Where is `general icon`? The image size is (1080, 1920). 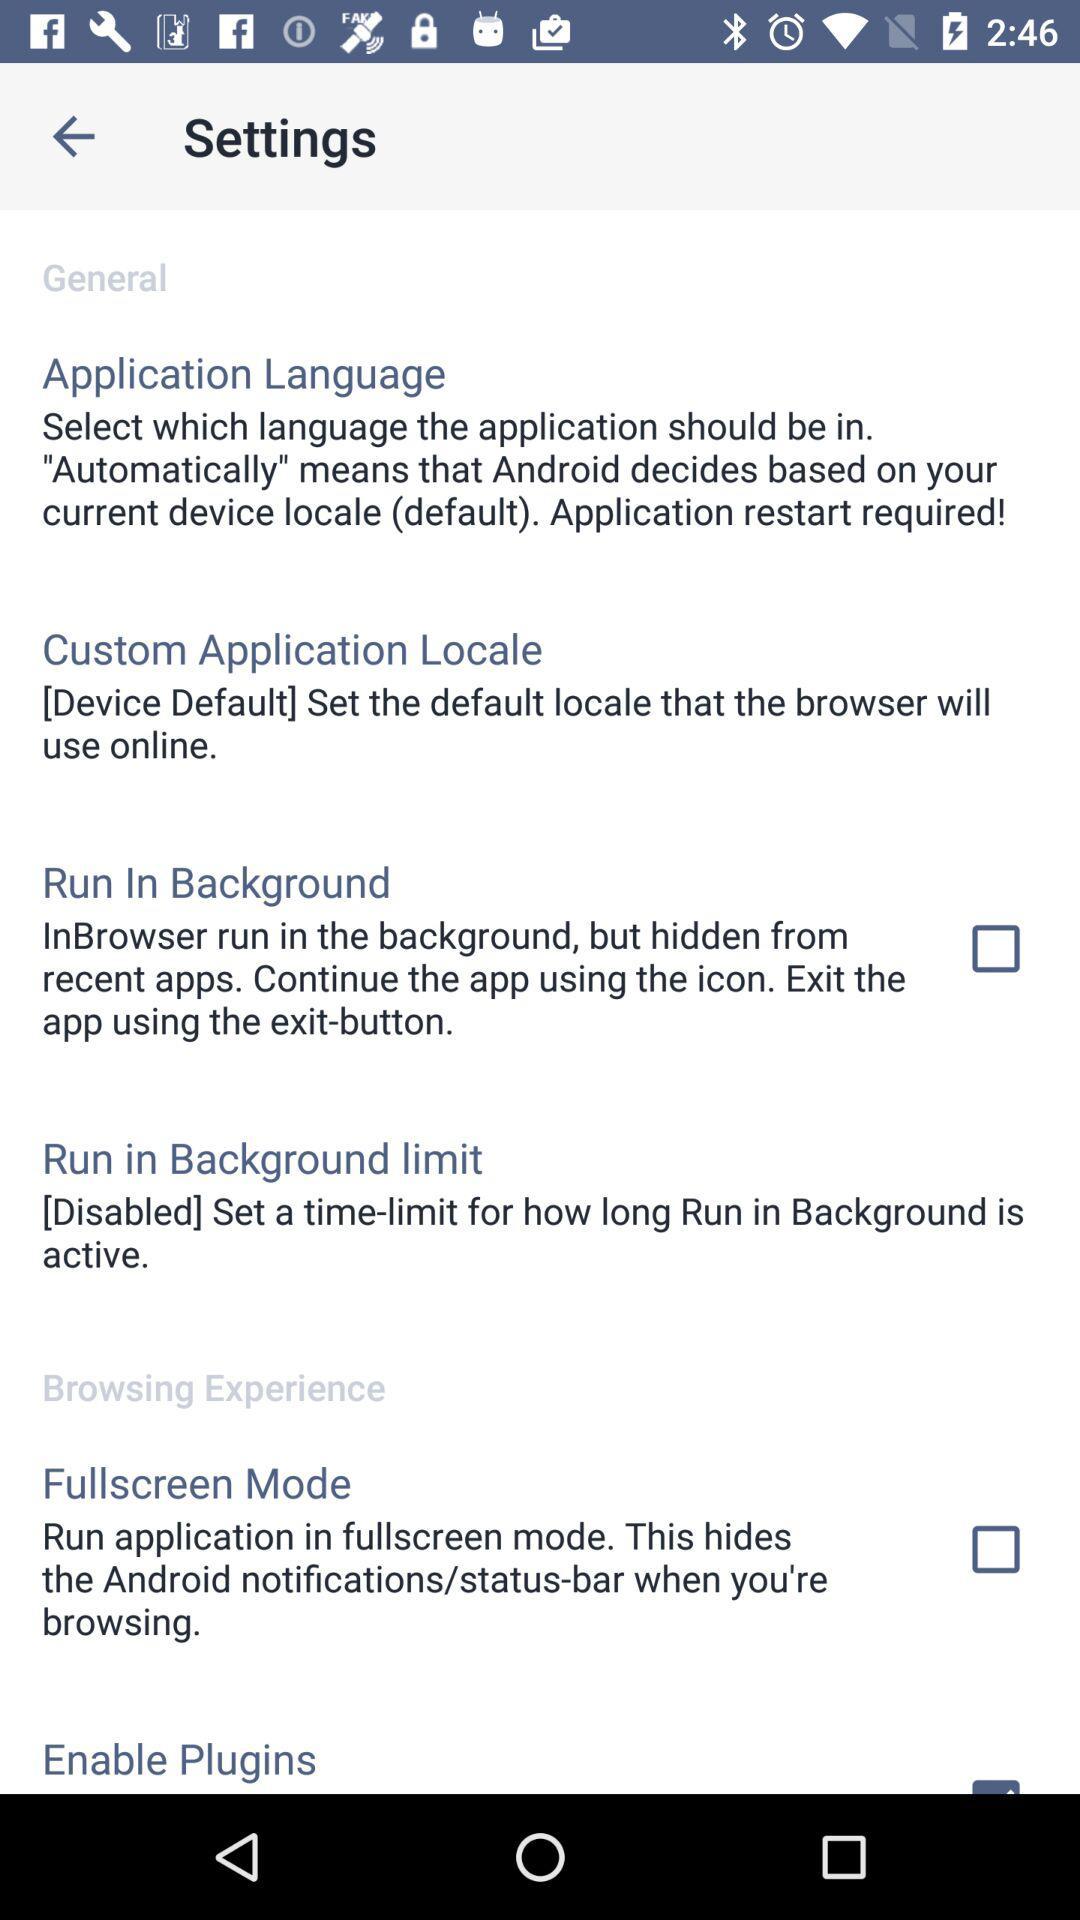
general icon is located at coordinates (540, 254).